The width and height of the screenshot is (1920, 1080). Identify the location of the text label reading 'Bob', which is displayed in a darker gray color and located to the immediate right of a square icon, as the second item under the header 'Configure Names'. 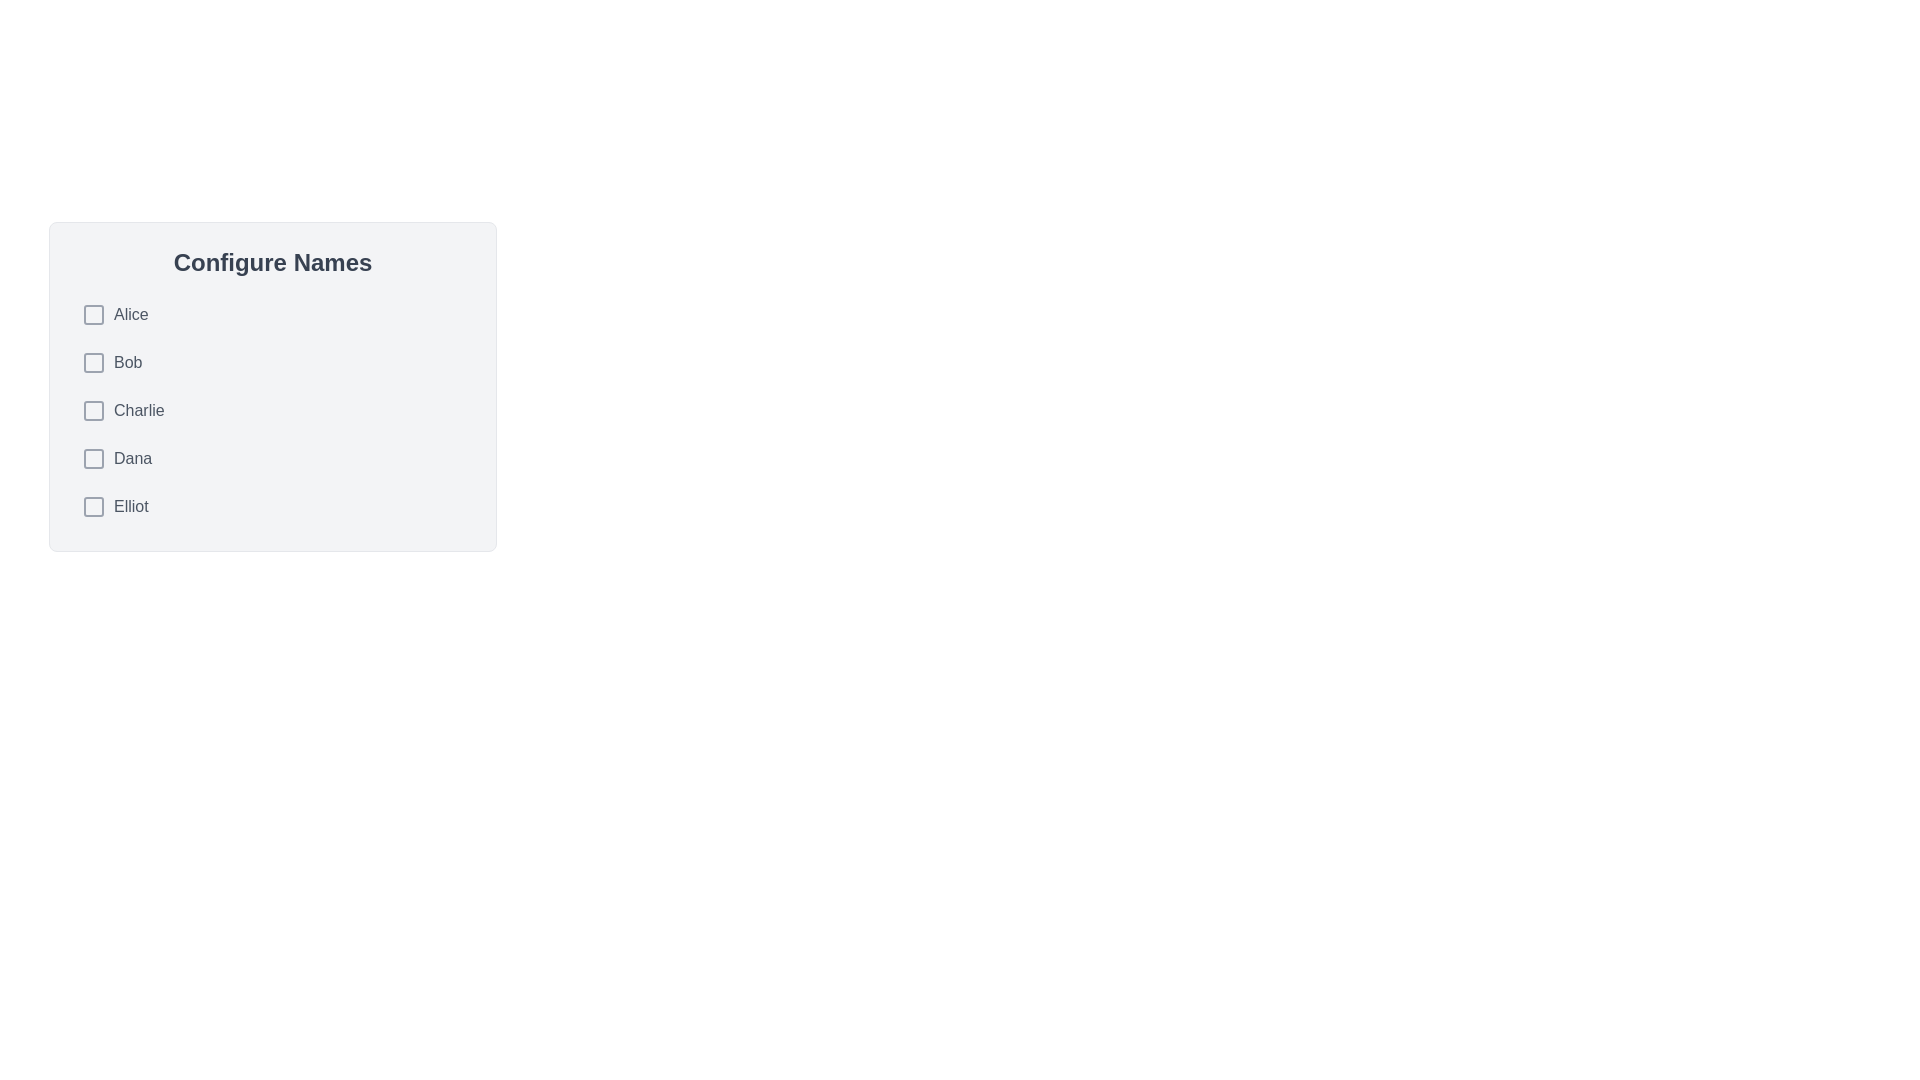
(111, 362).